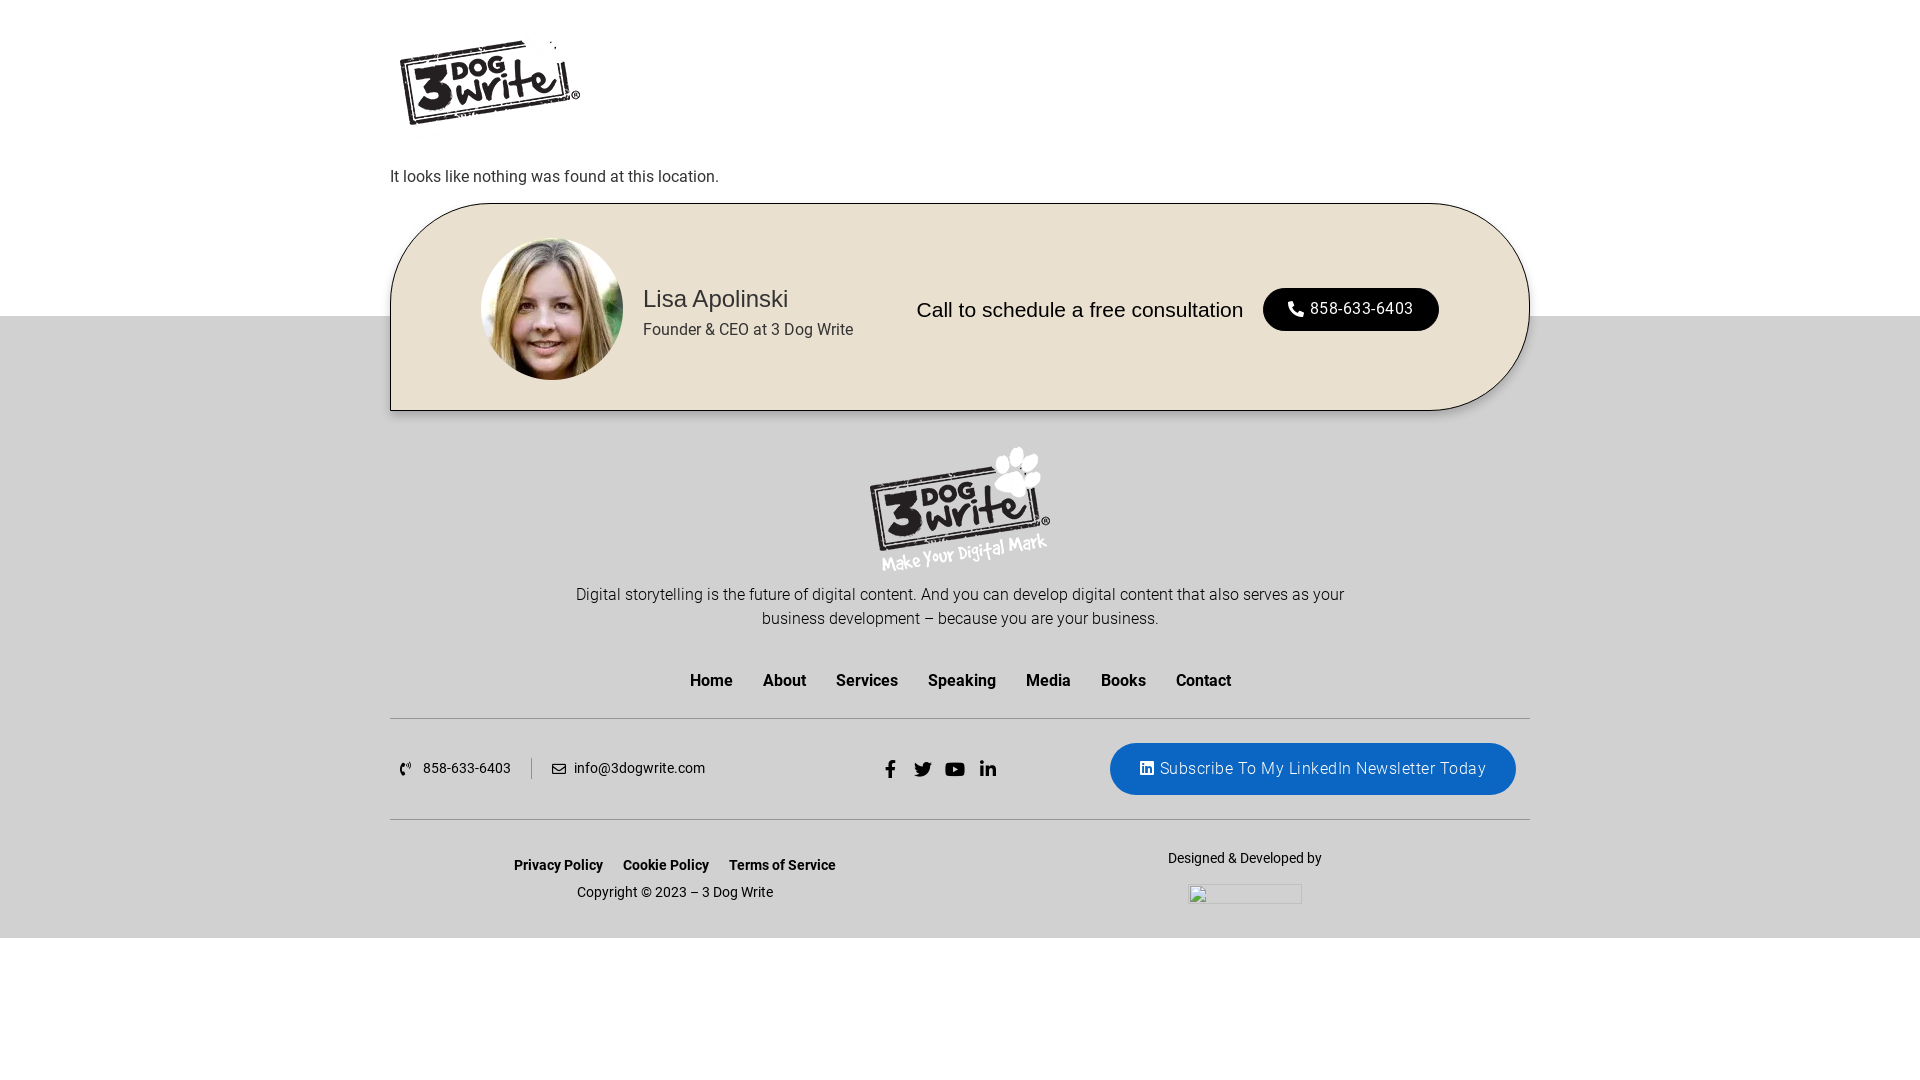 Image resolution: width=1920 pixels, height=1080 pixels. What do you see at coordinates (865, 680) in the screenshot?
I see `'Services'` at bounding box center [865, 680].